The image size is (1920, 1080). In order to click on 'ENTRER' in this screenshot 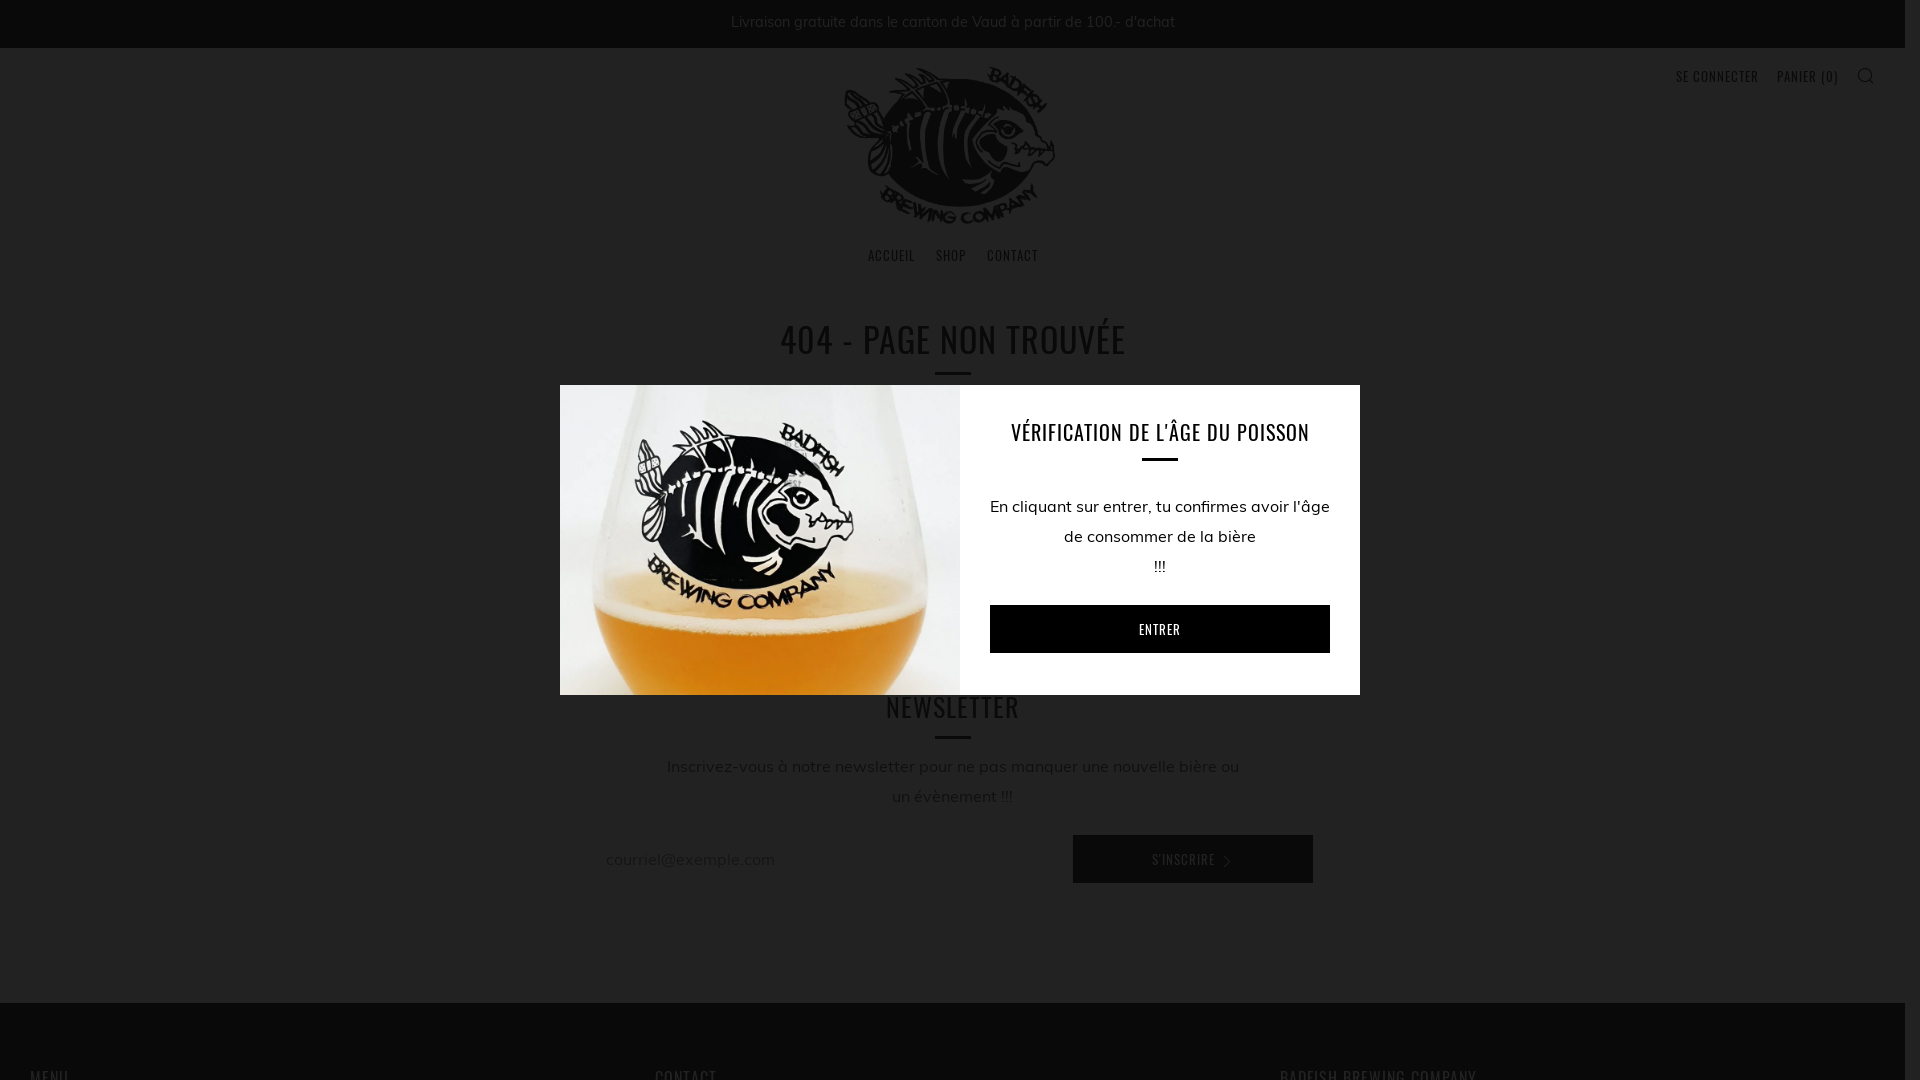, I will do `click(1160, 627)`.